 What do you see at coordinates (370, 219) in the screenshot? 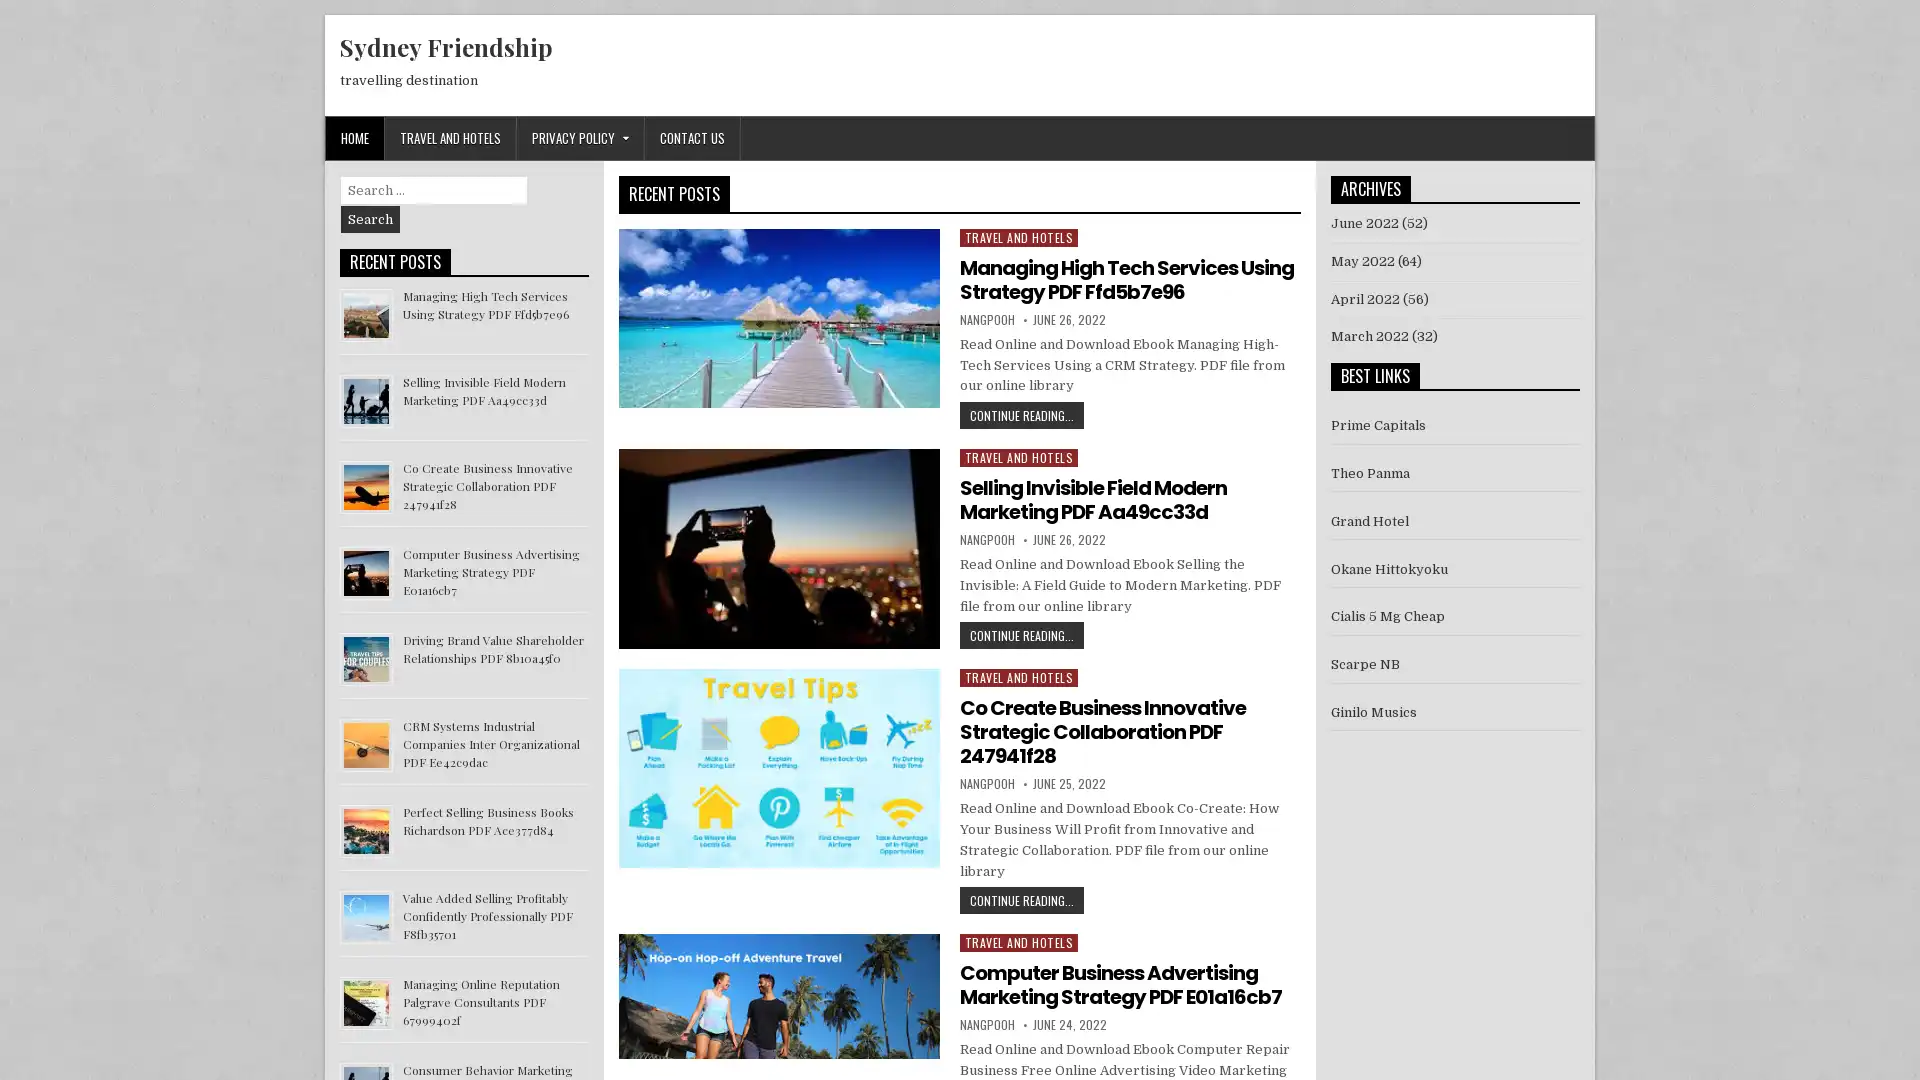
I see `Search` at bounding box center [370, 219].